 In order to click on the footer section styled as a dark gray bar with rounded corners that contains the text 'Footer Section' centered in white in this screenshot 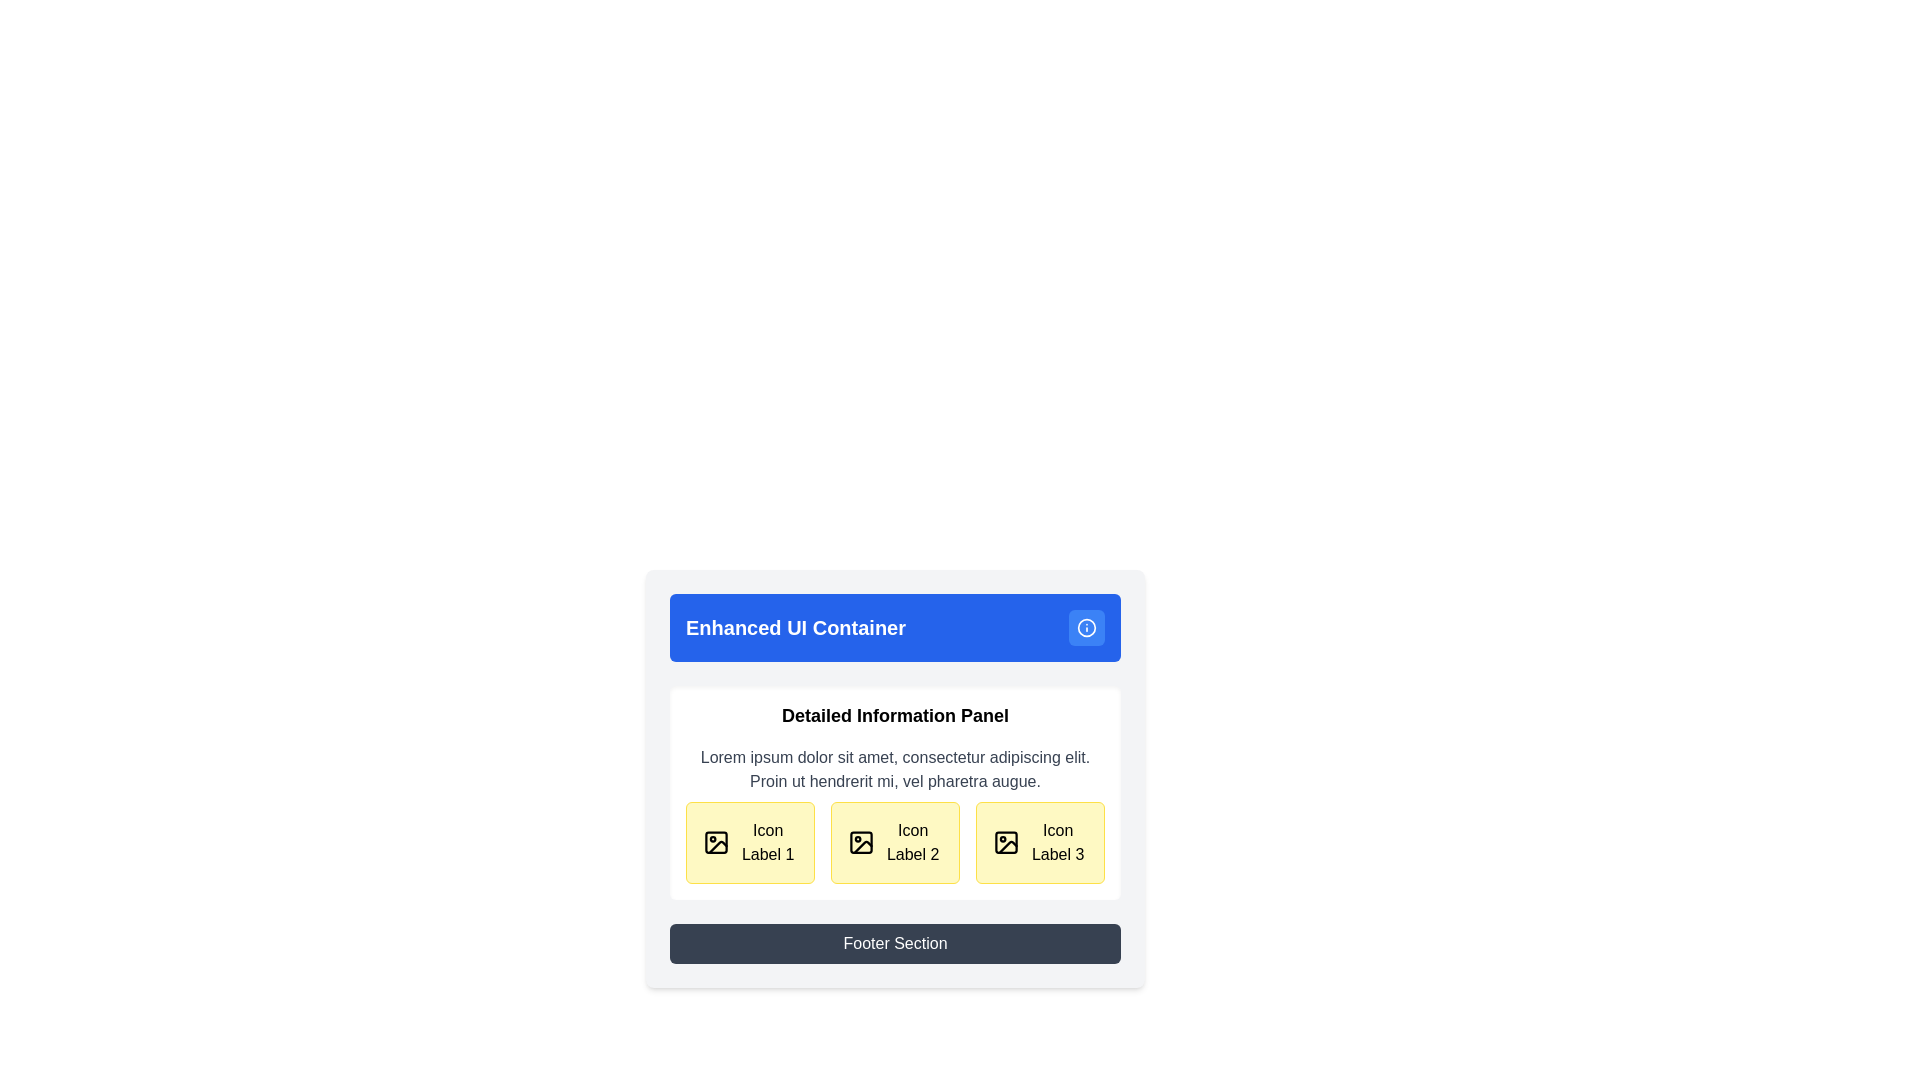, I will do `click(894, 944)`.